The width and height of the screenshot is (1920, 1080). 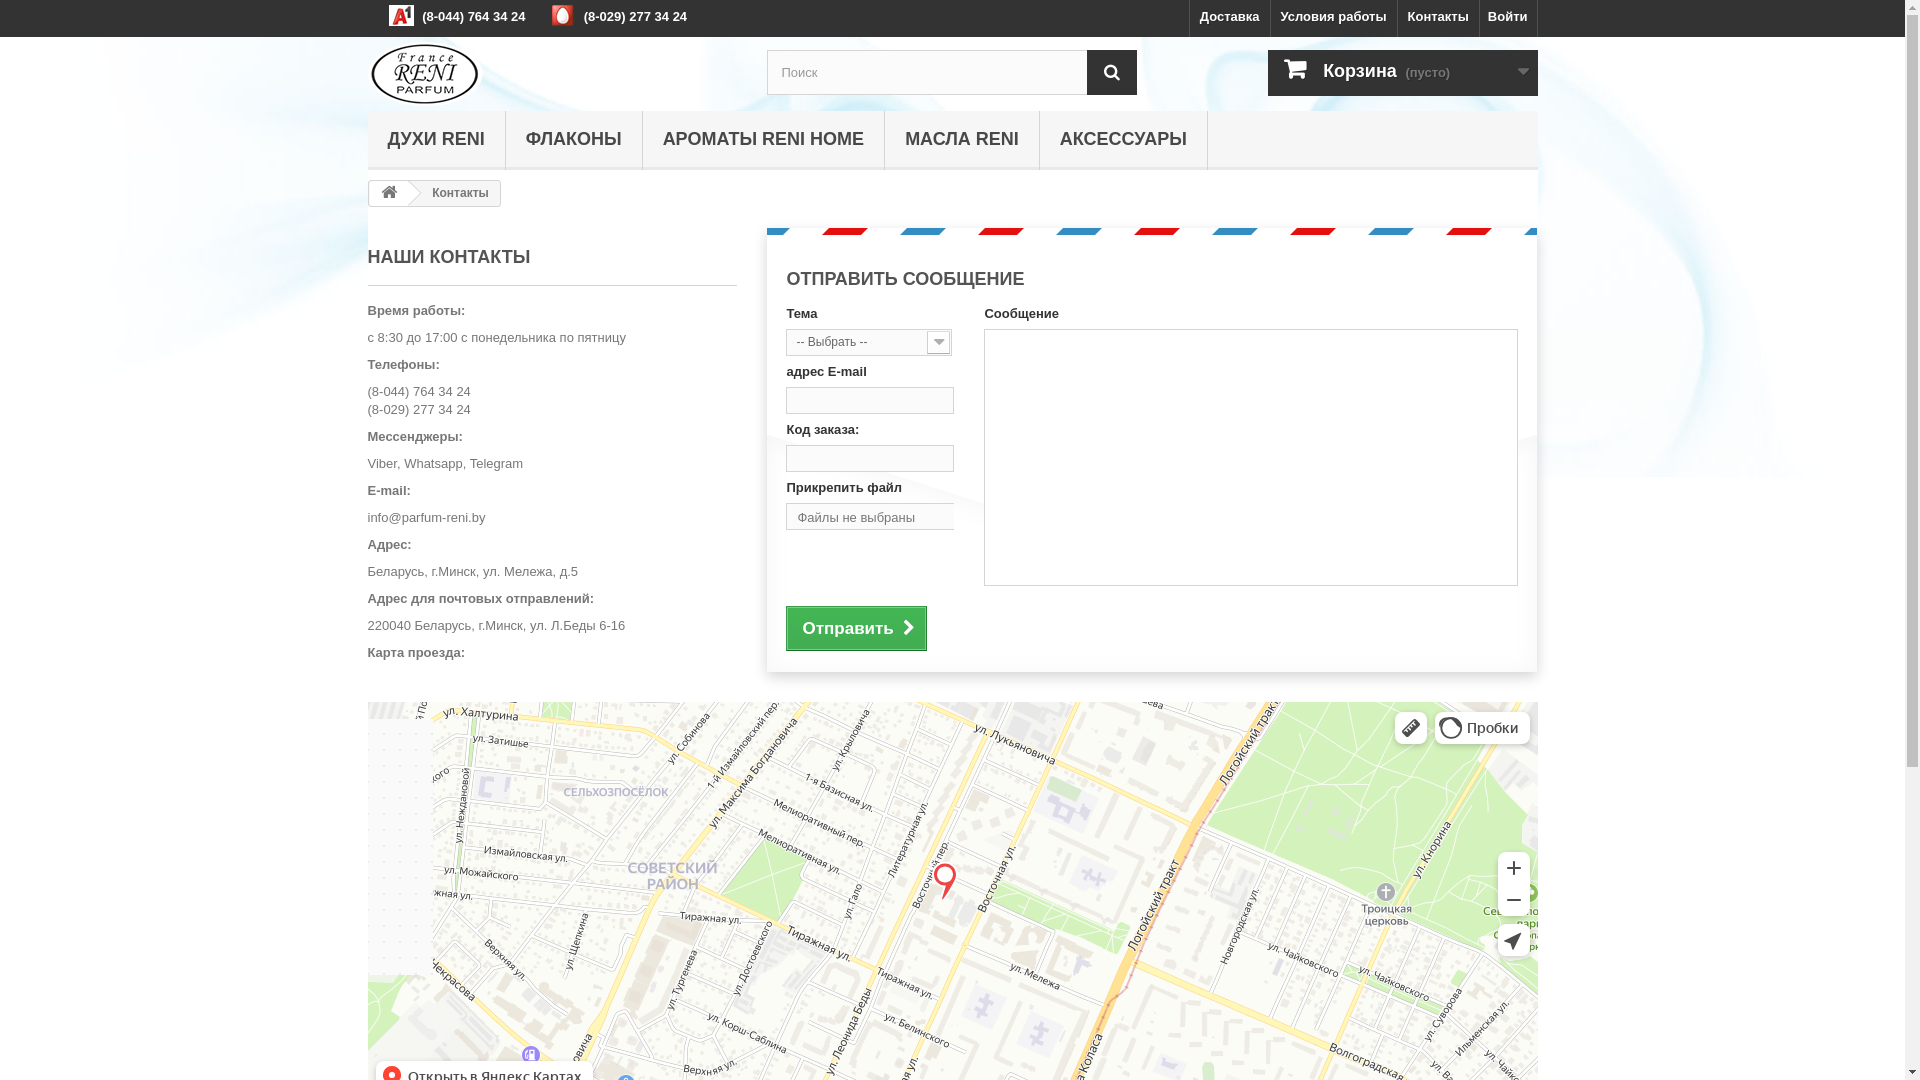 I want to click on 'Whatsapp', so click(x=432, y=463).